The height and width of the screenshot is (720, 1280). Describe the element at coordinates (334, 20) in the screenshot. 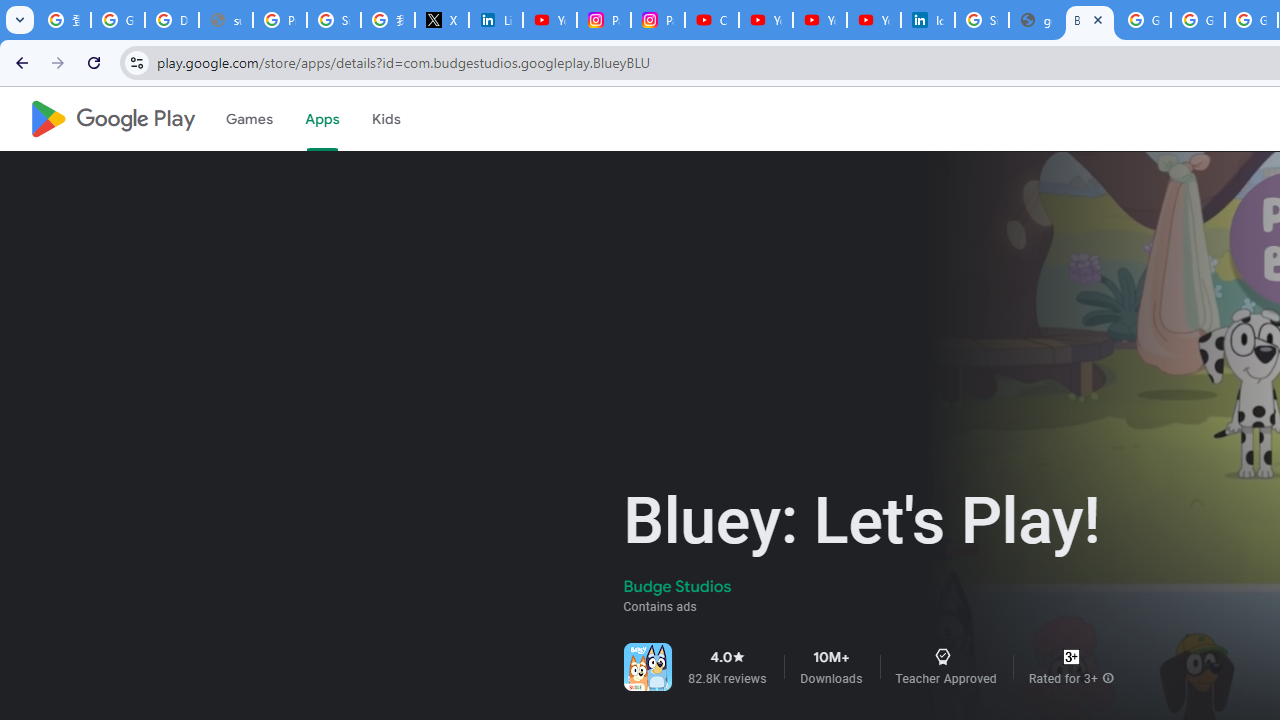

I see `'Sign in - Google Accounts'` at that location.